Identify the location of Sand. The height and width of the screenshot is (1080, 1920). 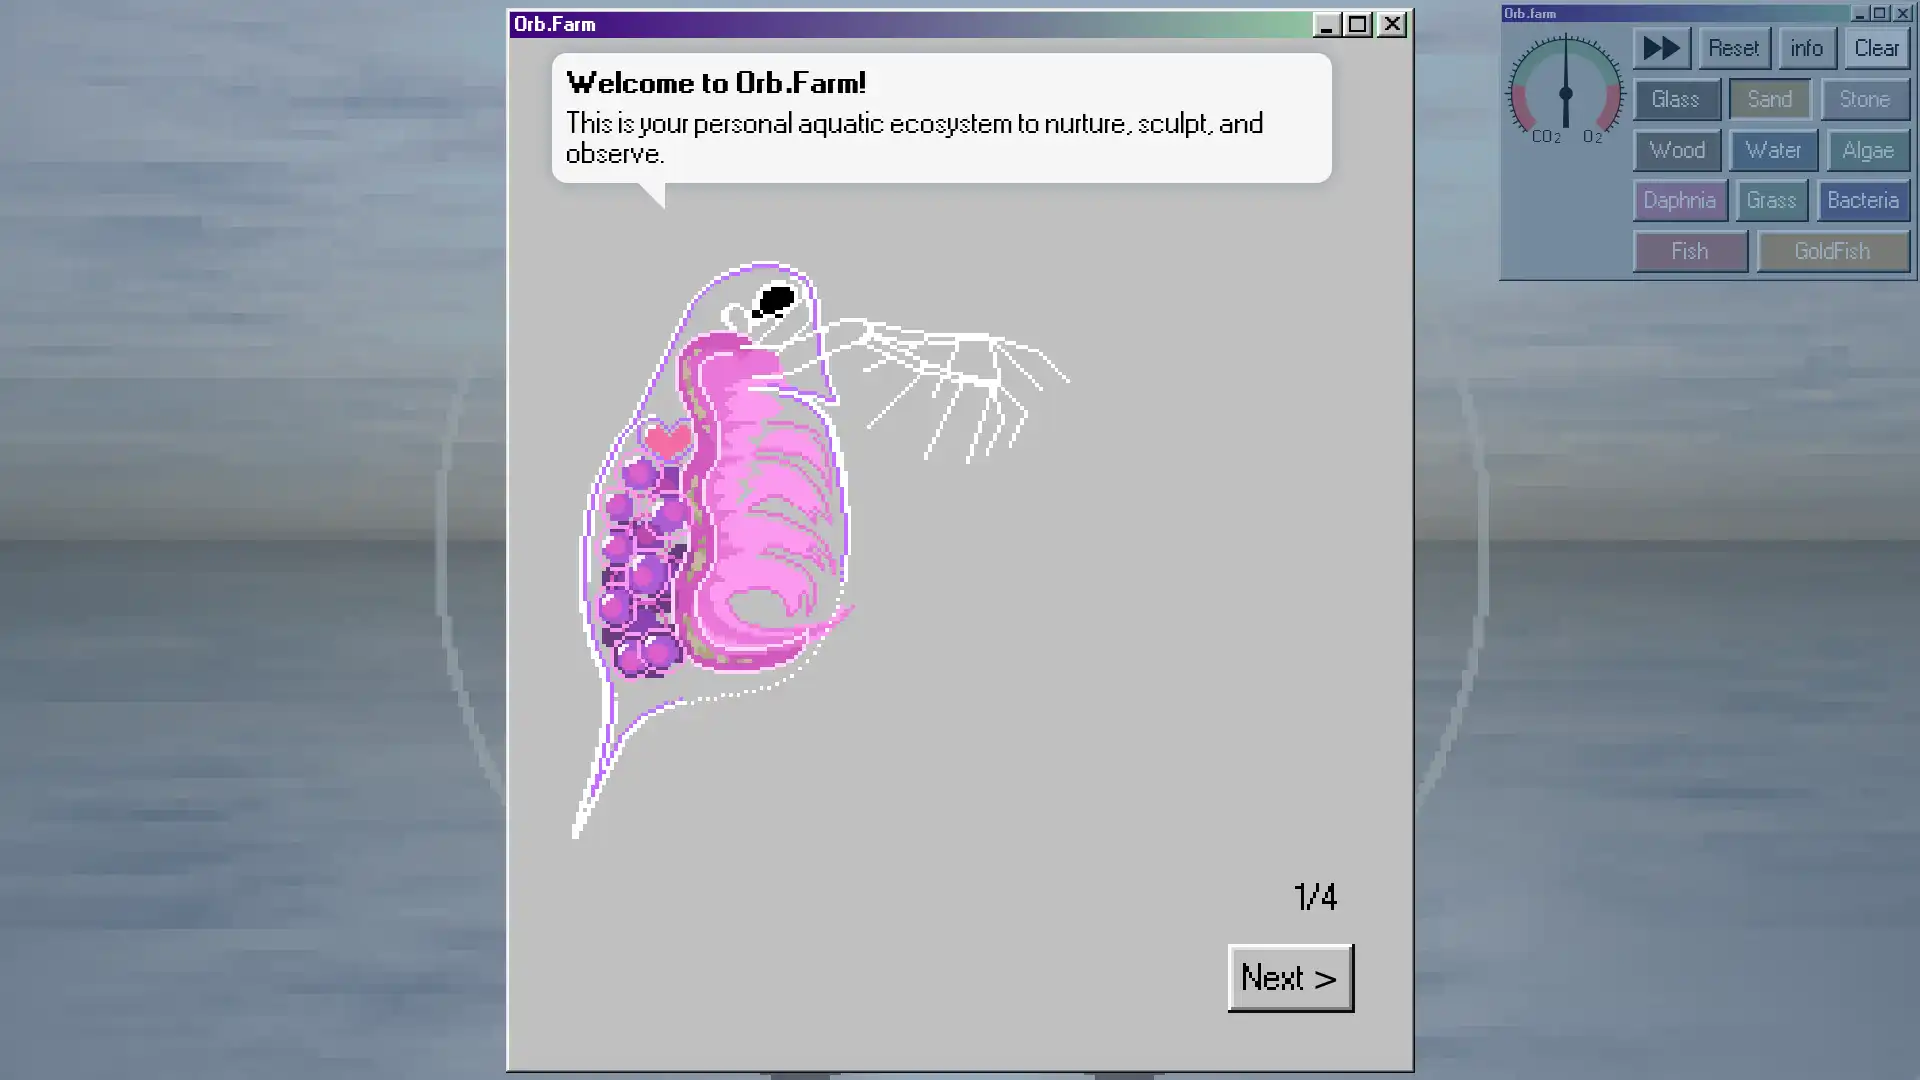
(943, 51).